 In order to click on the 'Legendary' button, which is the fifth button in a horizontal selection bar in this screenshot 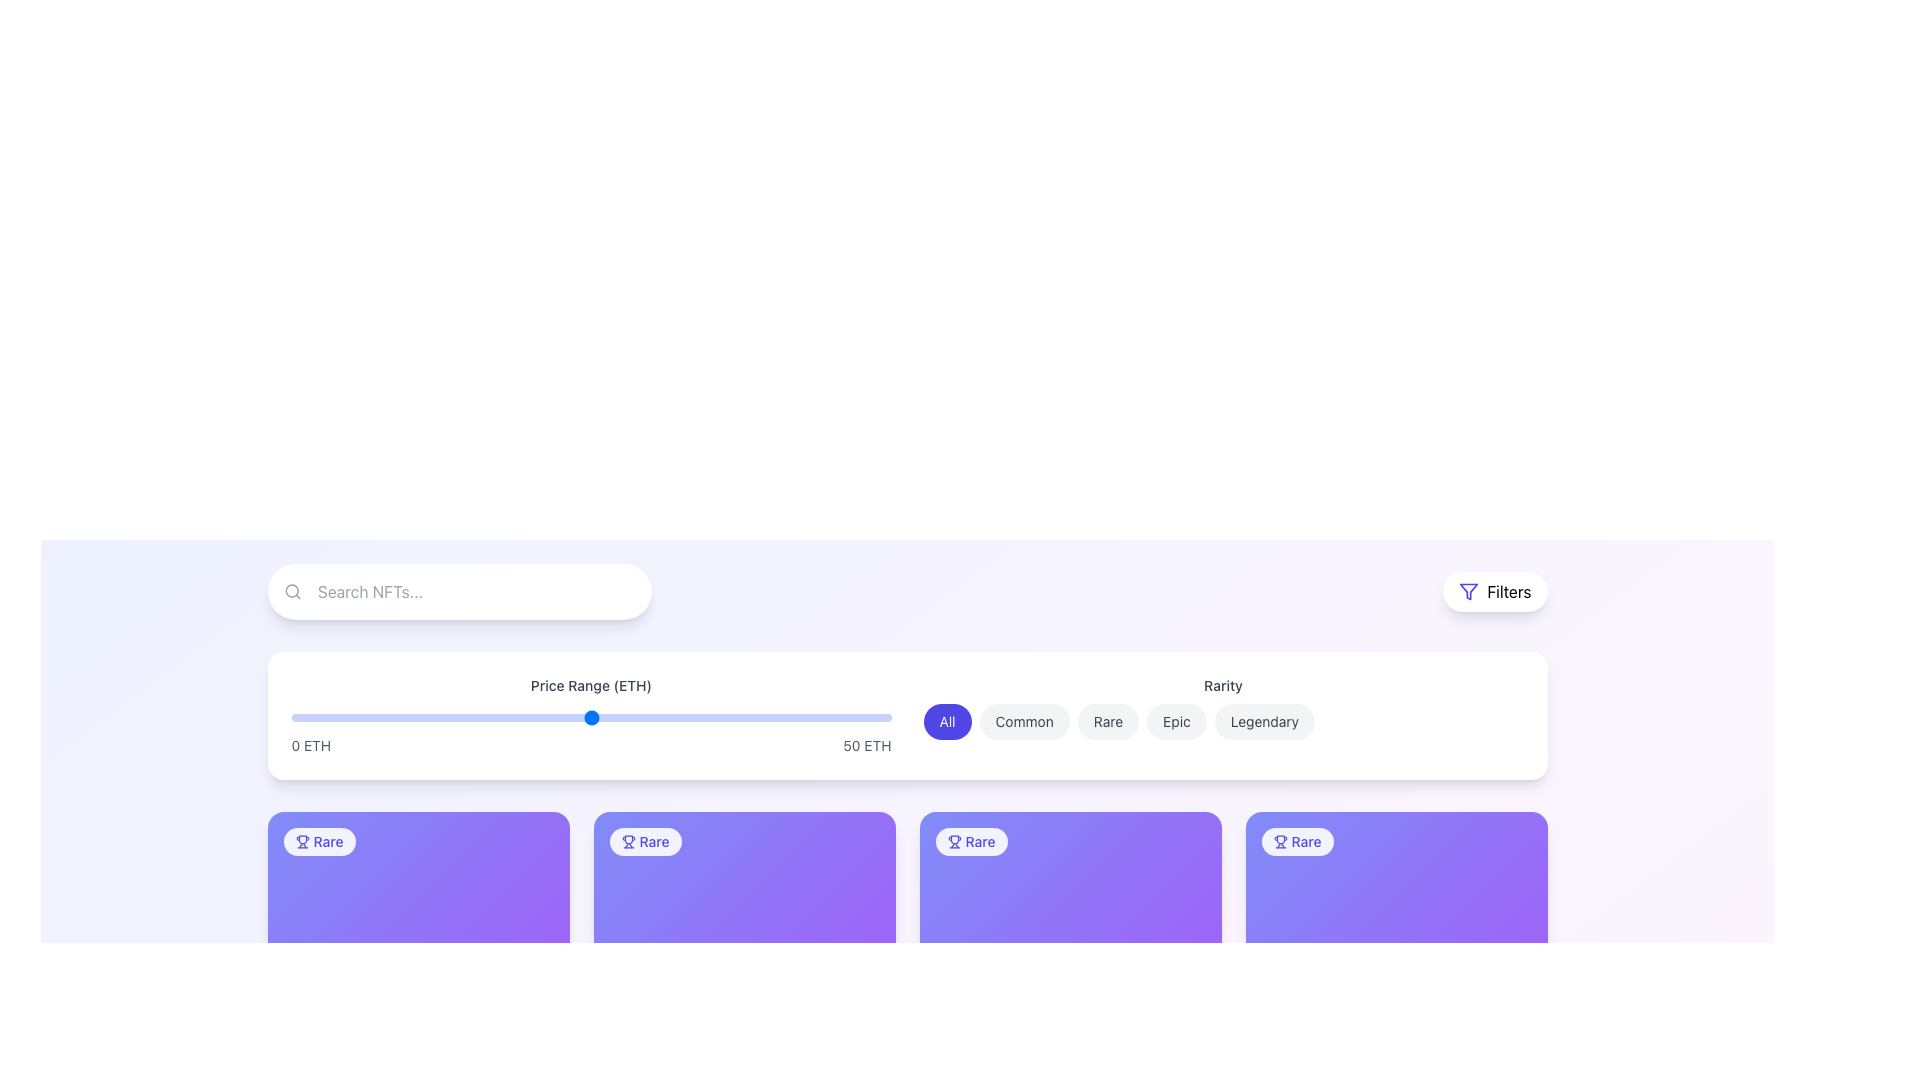, I will do `click(1263, 721)`.